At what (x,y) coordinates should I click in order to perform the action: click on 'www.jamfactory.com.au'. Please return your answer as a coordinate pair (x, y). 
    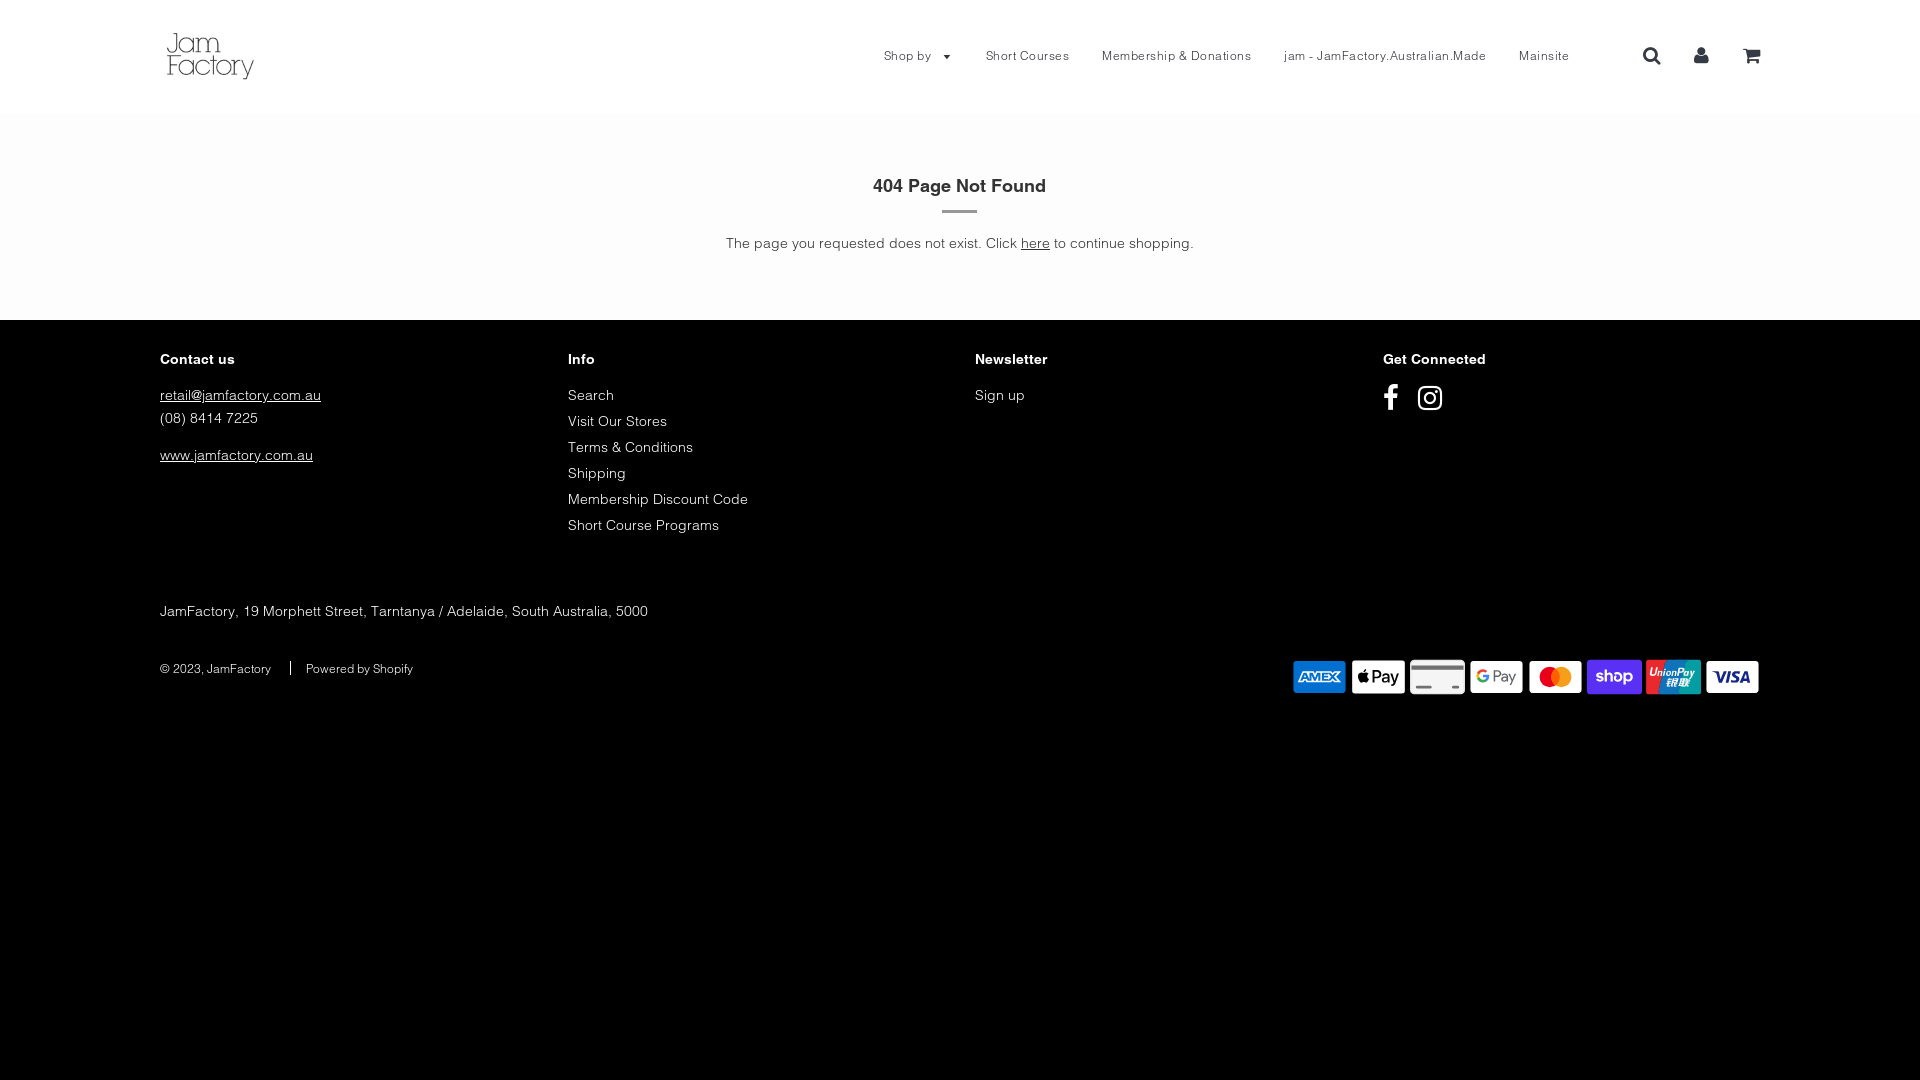
    Looking at the image, I should click on (158, 455).